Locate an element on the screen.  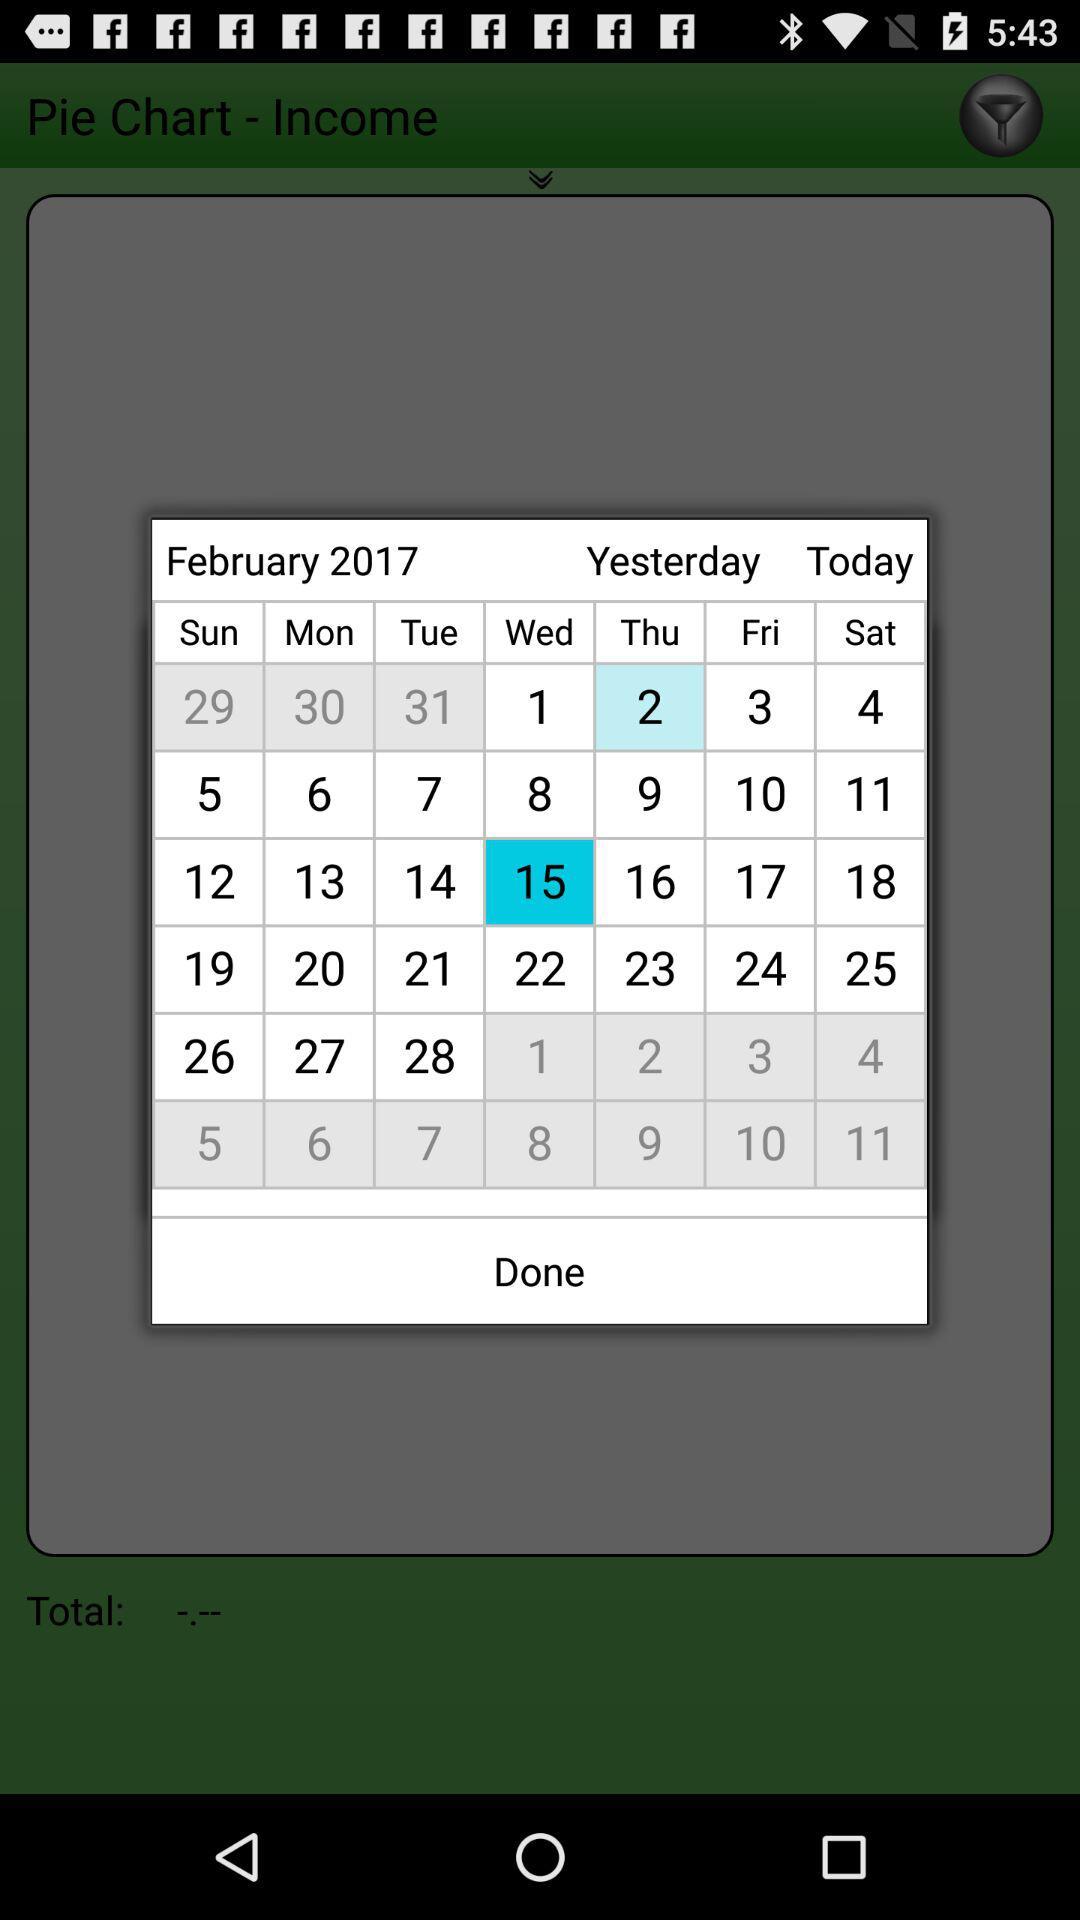
today is located at coordinates (858, 559).